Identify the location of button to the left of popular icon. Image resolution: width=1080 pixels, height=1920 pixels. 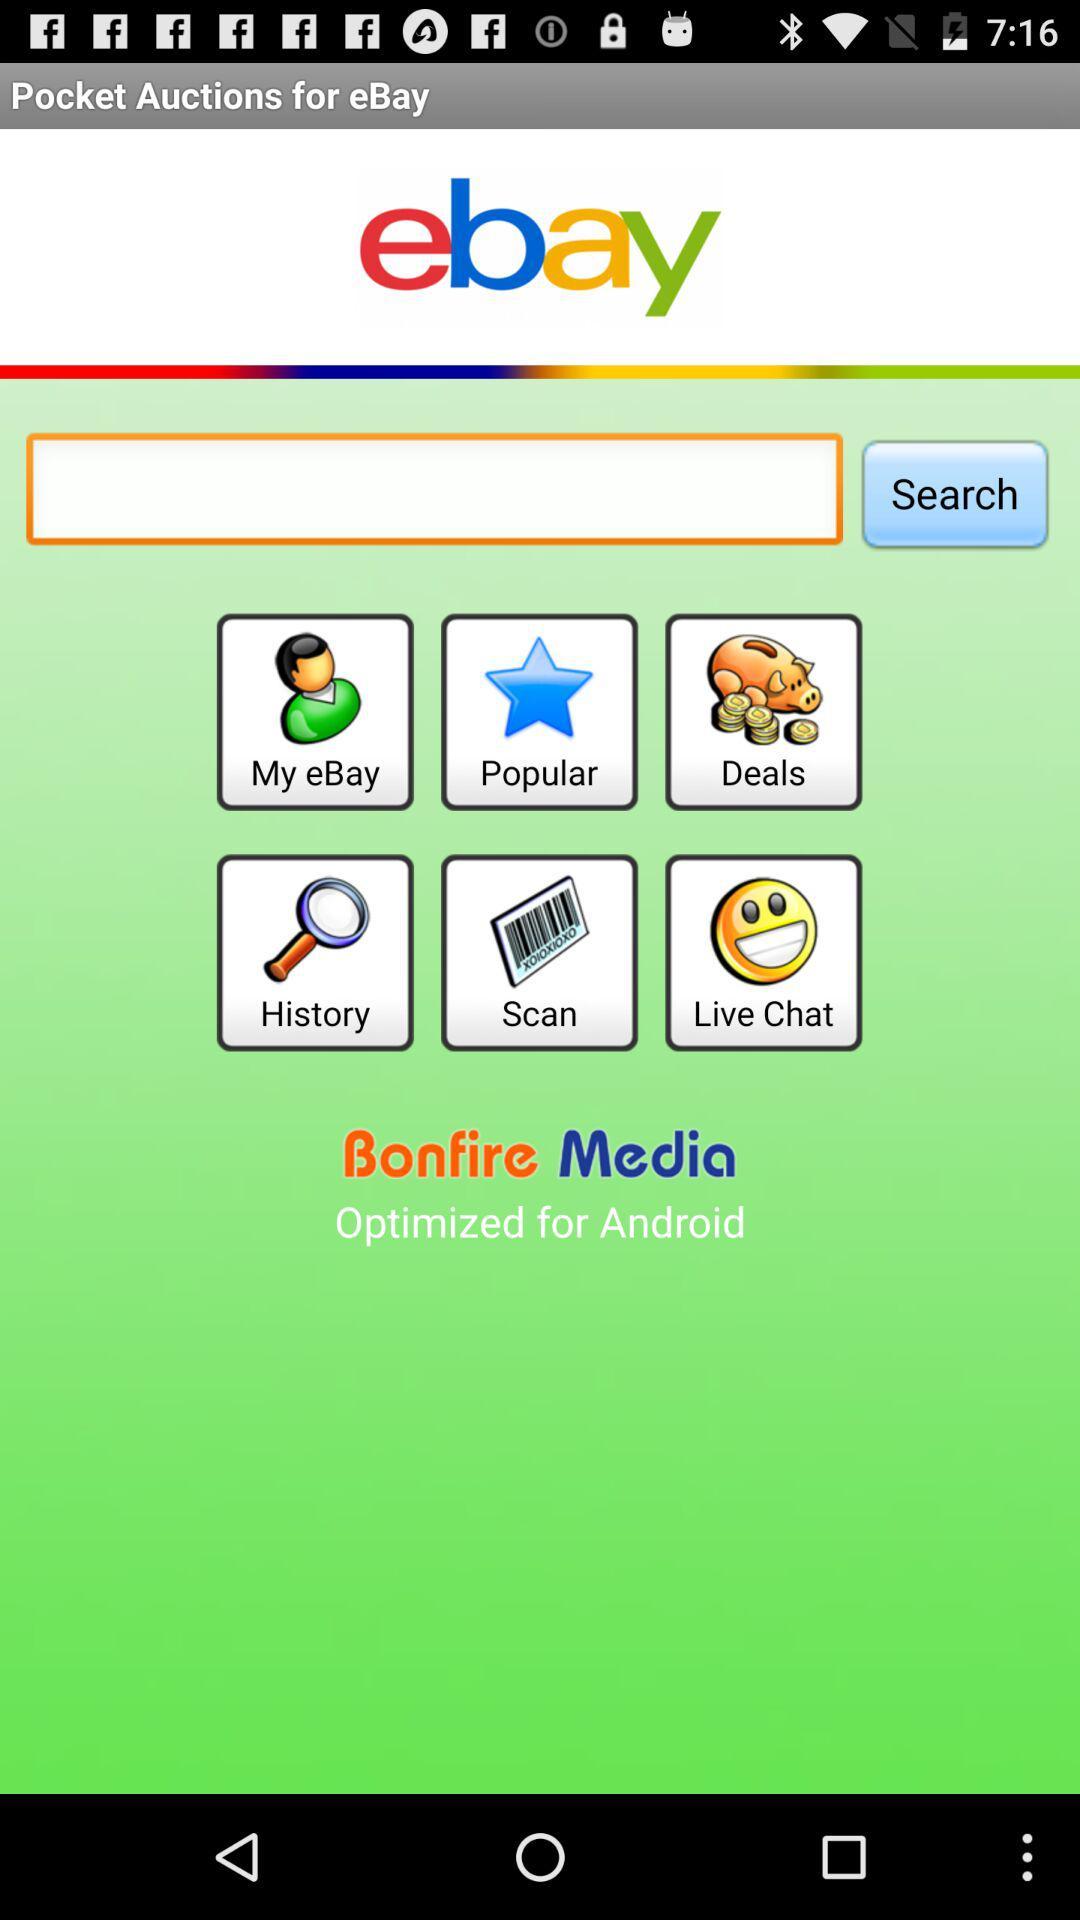
(315, 712).